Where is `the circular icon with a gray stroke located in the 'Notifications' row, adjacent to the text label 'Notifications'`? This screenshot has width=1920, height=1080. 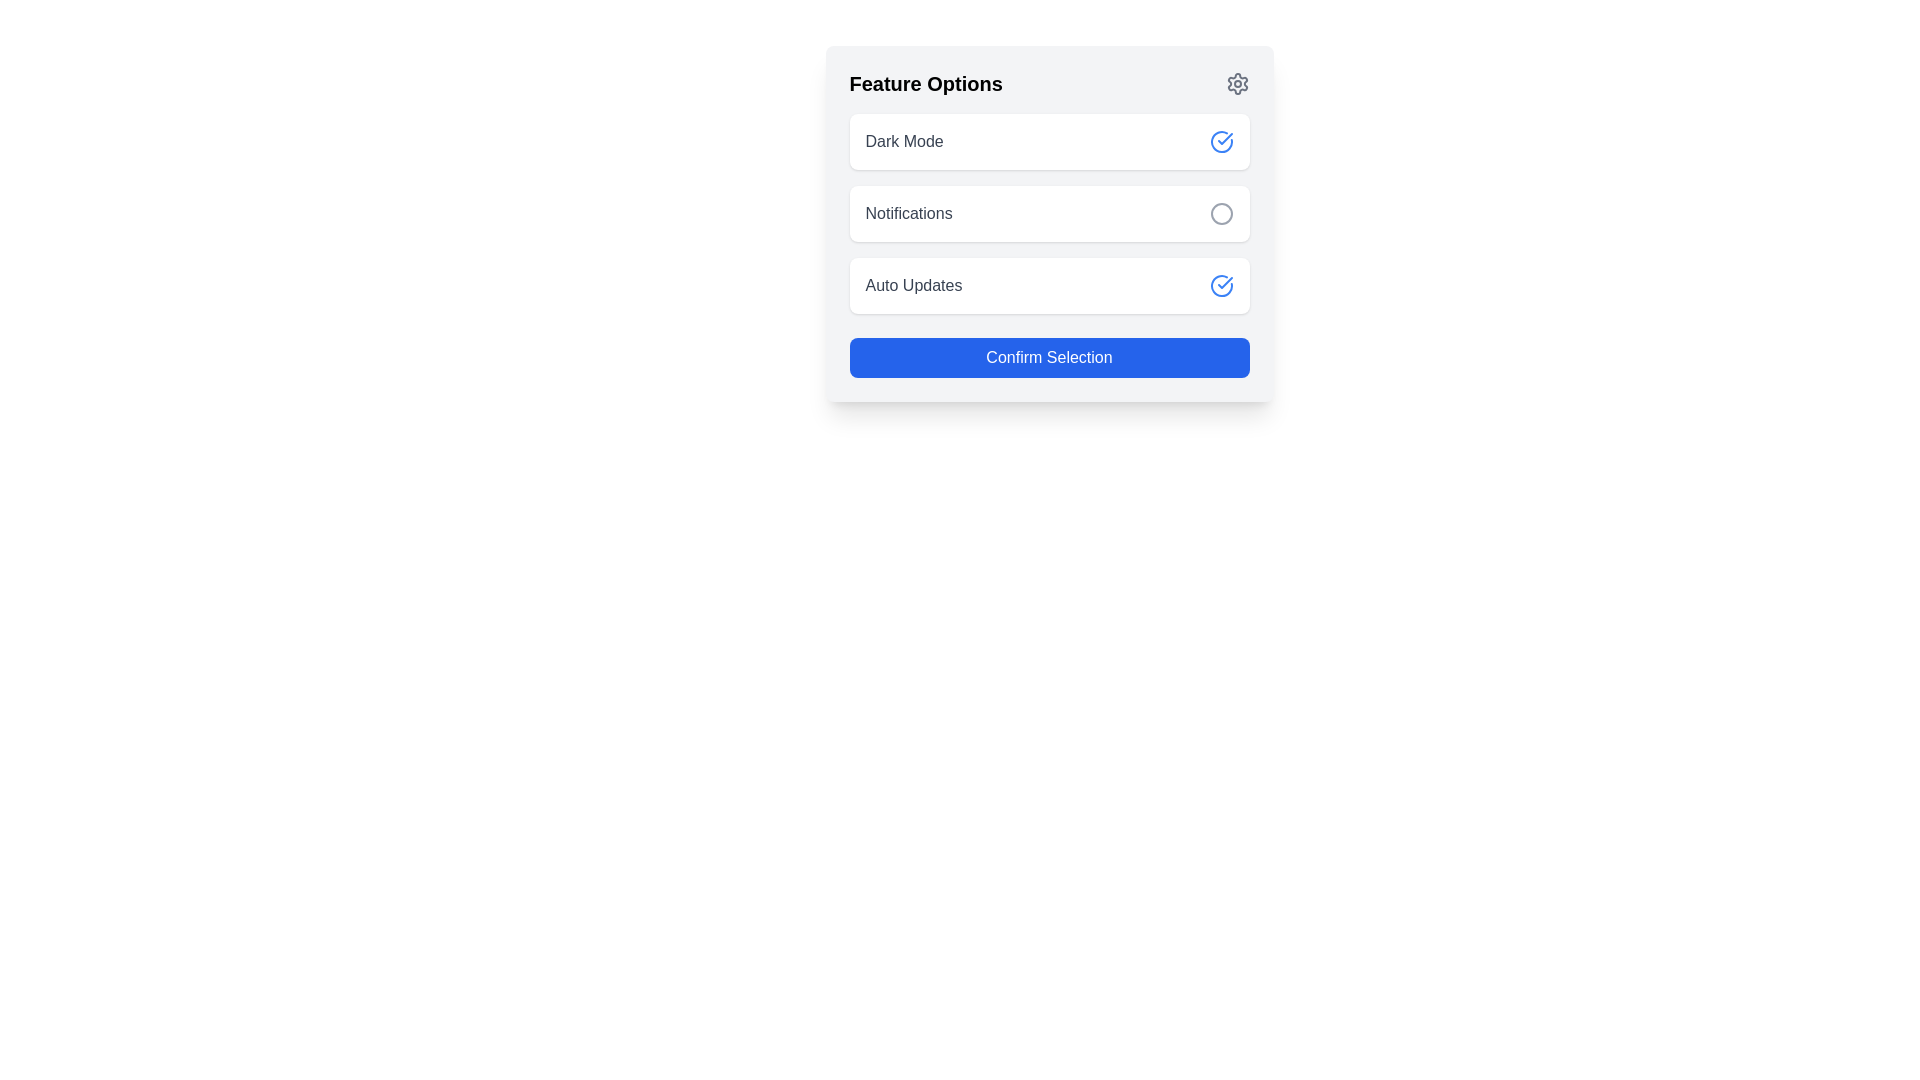
the circular icon with a gray stroke located in the 'Notifications' row, adjacent to the text label 'Notifications' is located at coordinates (1220, 213).